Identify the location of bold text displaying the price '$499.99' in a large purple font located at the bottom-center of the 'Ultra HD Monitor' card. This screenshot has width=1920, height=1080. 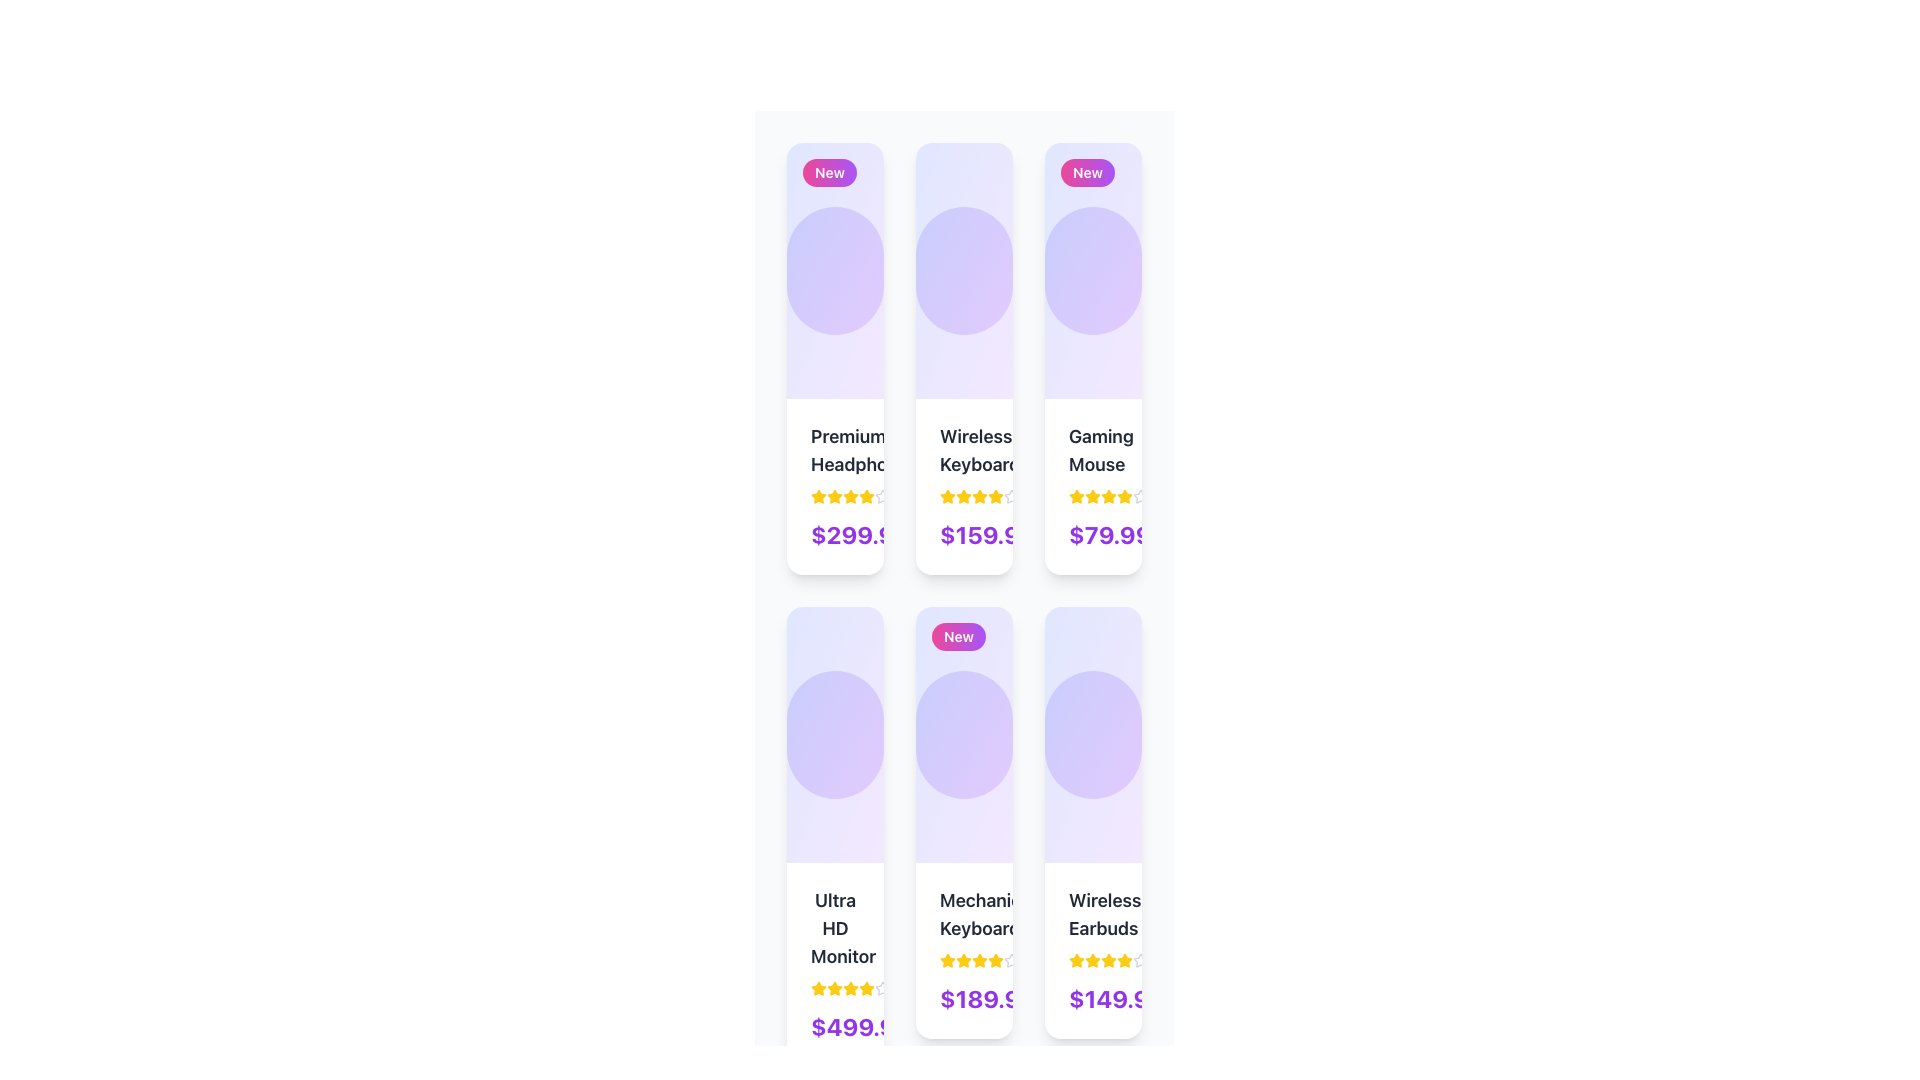
(835, 1026).